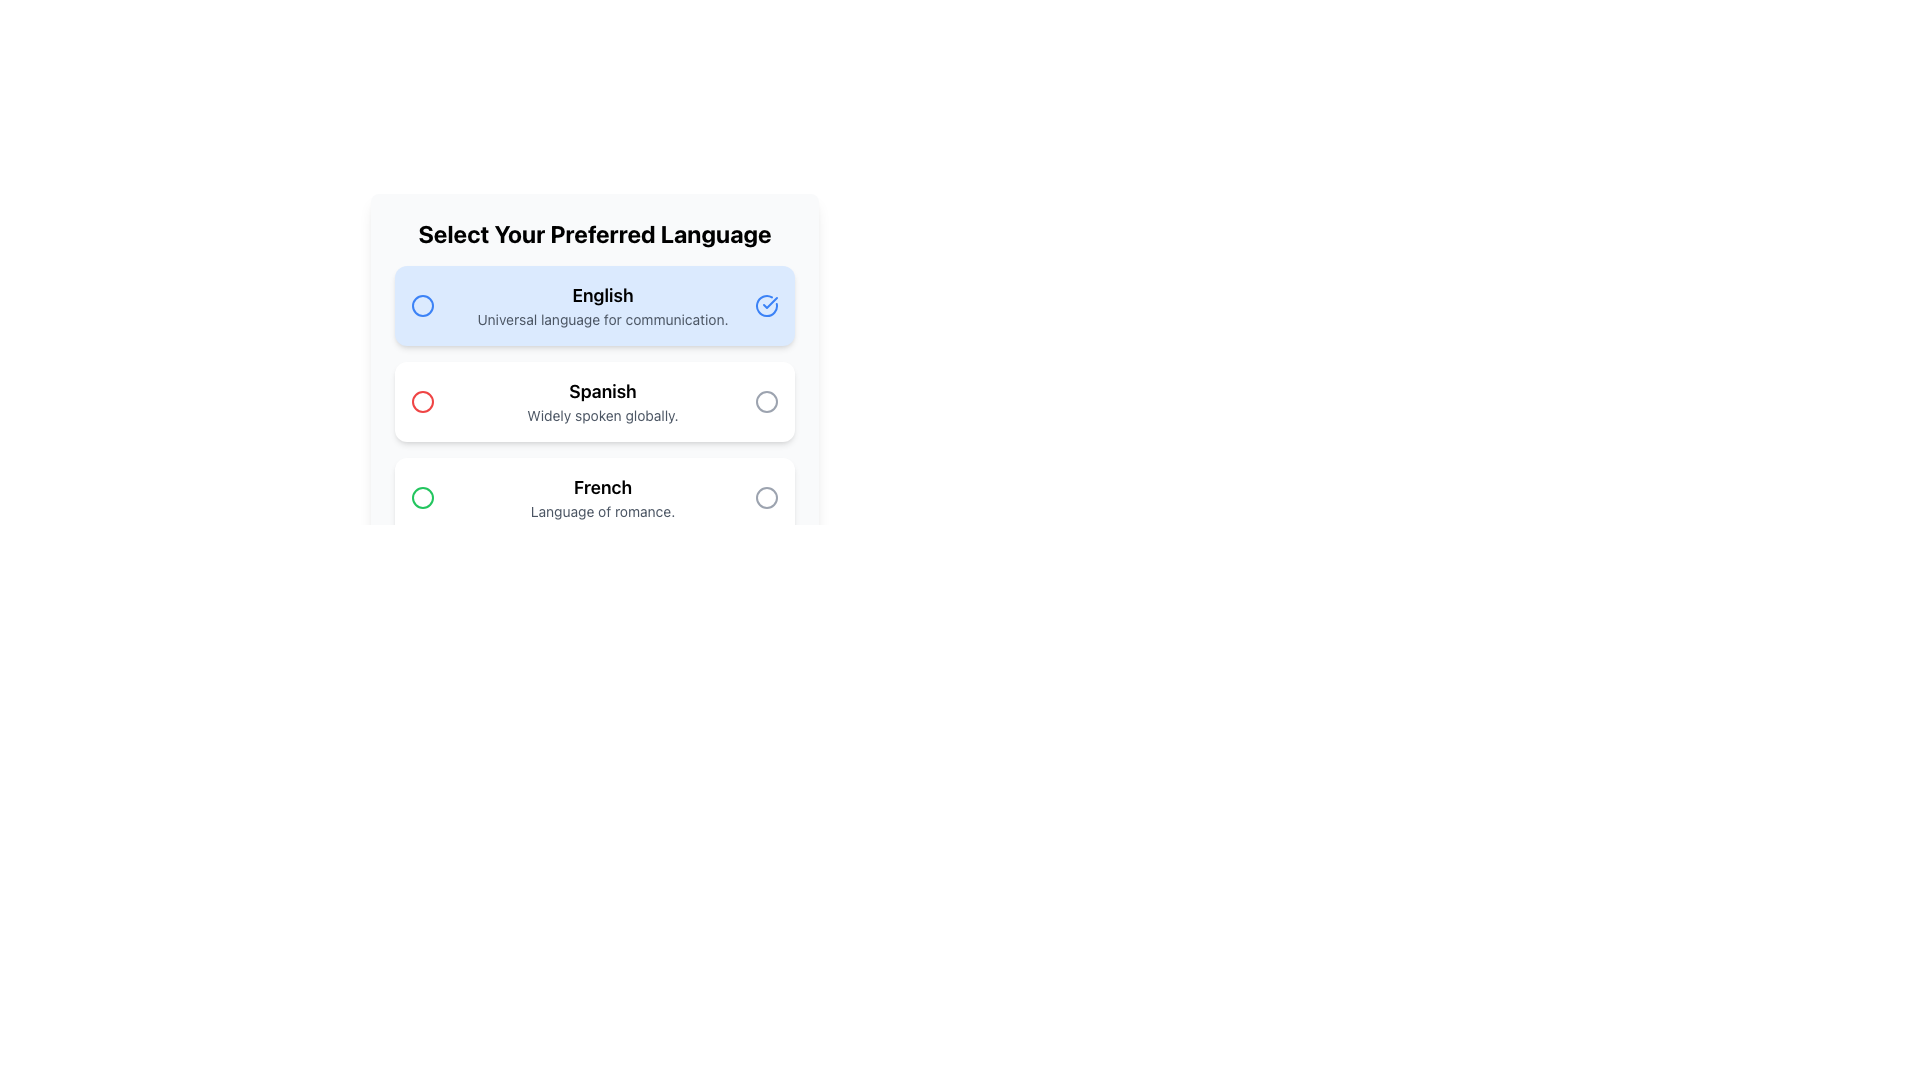  I want to click on the graphical circle indicator for the 'Spanish' option in the language selection form, so click(766, 401).